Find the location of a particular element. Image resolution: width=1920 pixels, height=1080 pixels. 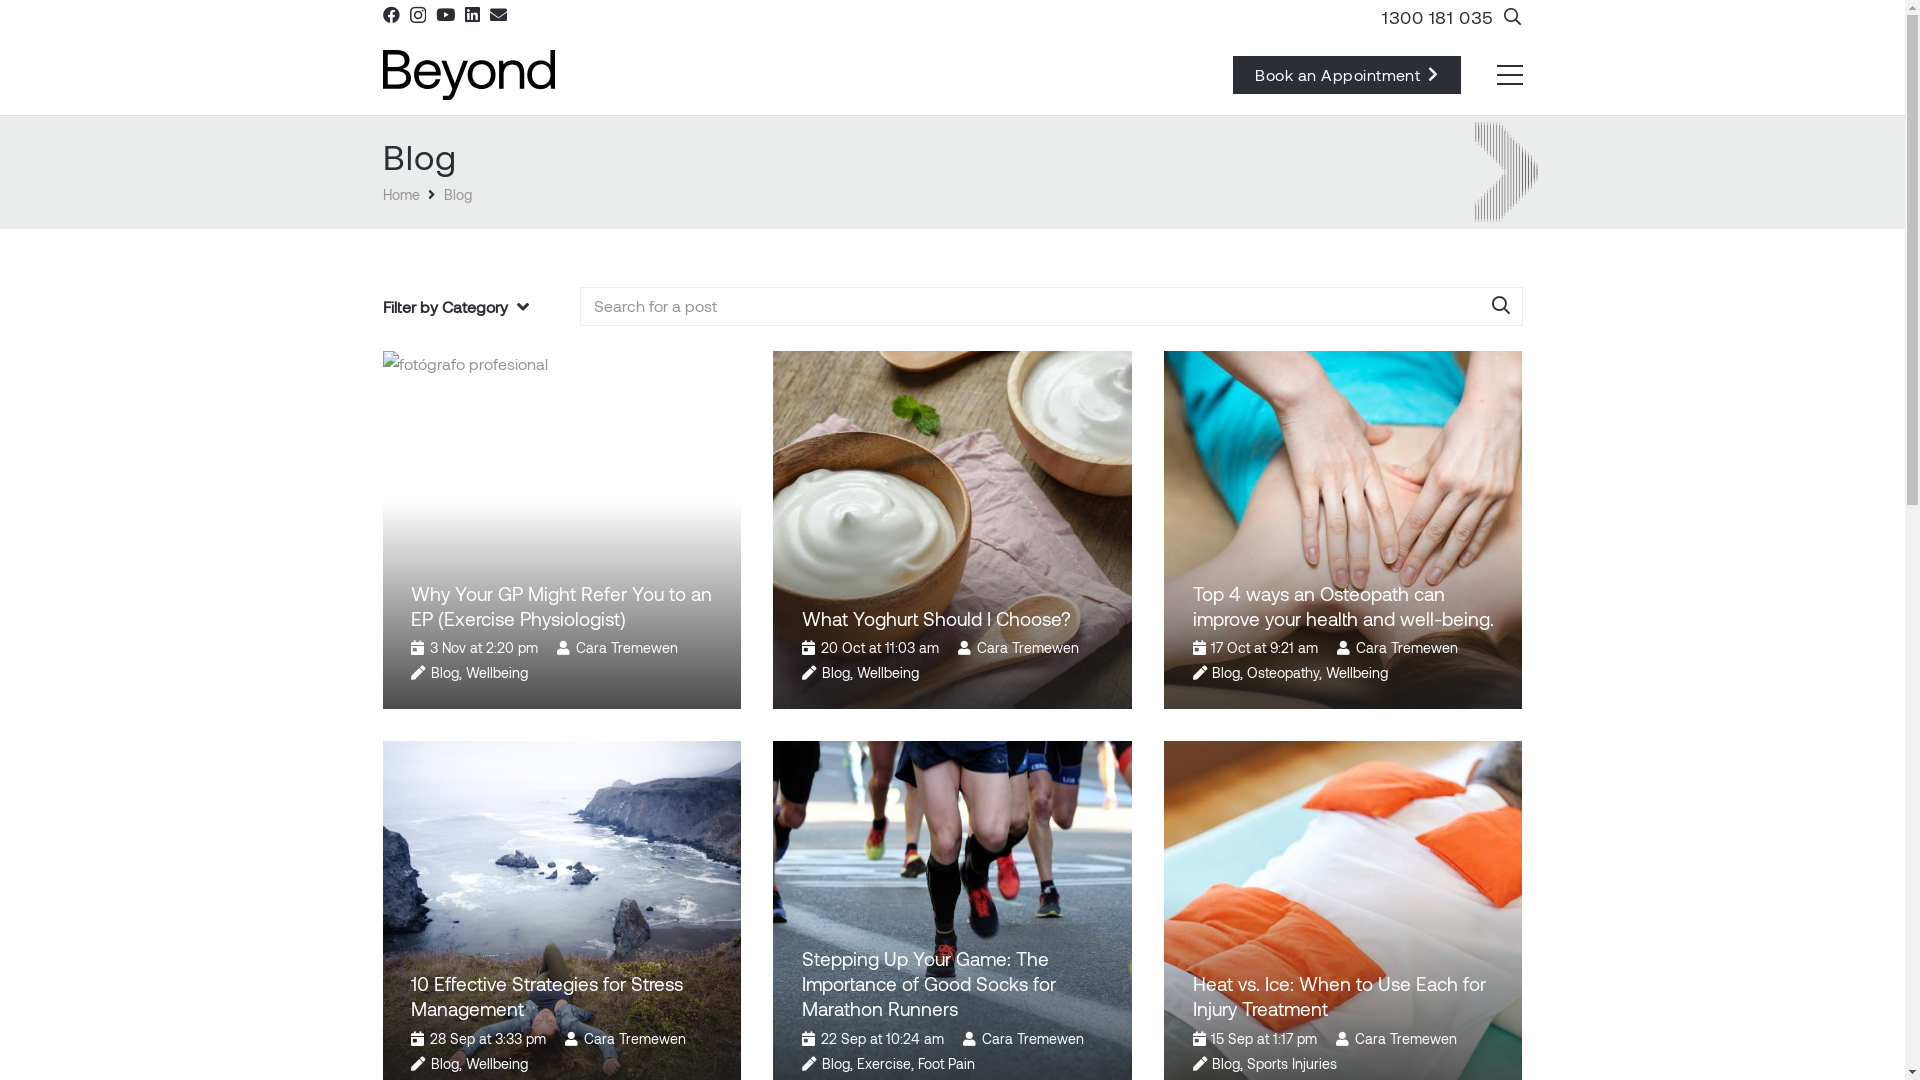

'Facebook' is located at coordinates (390, 14).